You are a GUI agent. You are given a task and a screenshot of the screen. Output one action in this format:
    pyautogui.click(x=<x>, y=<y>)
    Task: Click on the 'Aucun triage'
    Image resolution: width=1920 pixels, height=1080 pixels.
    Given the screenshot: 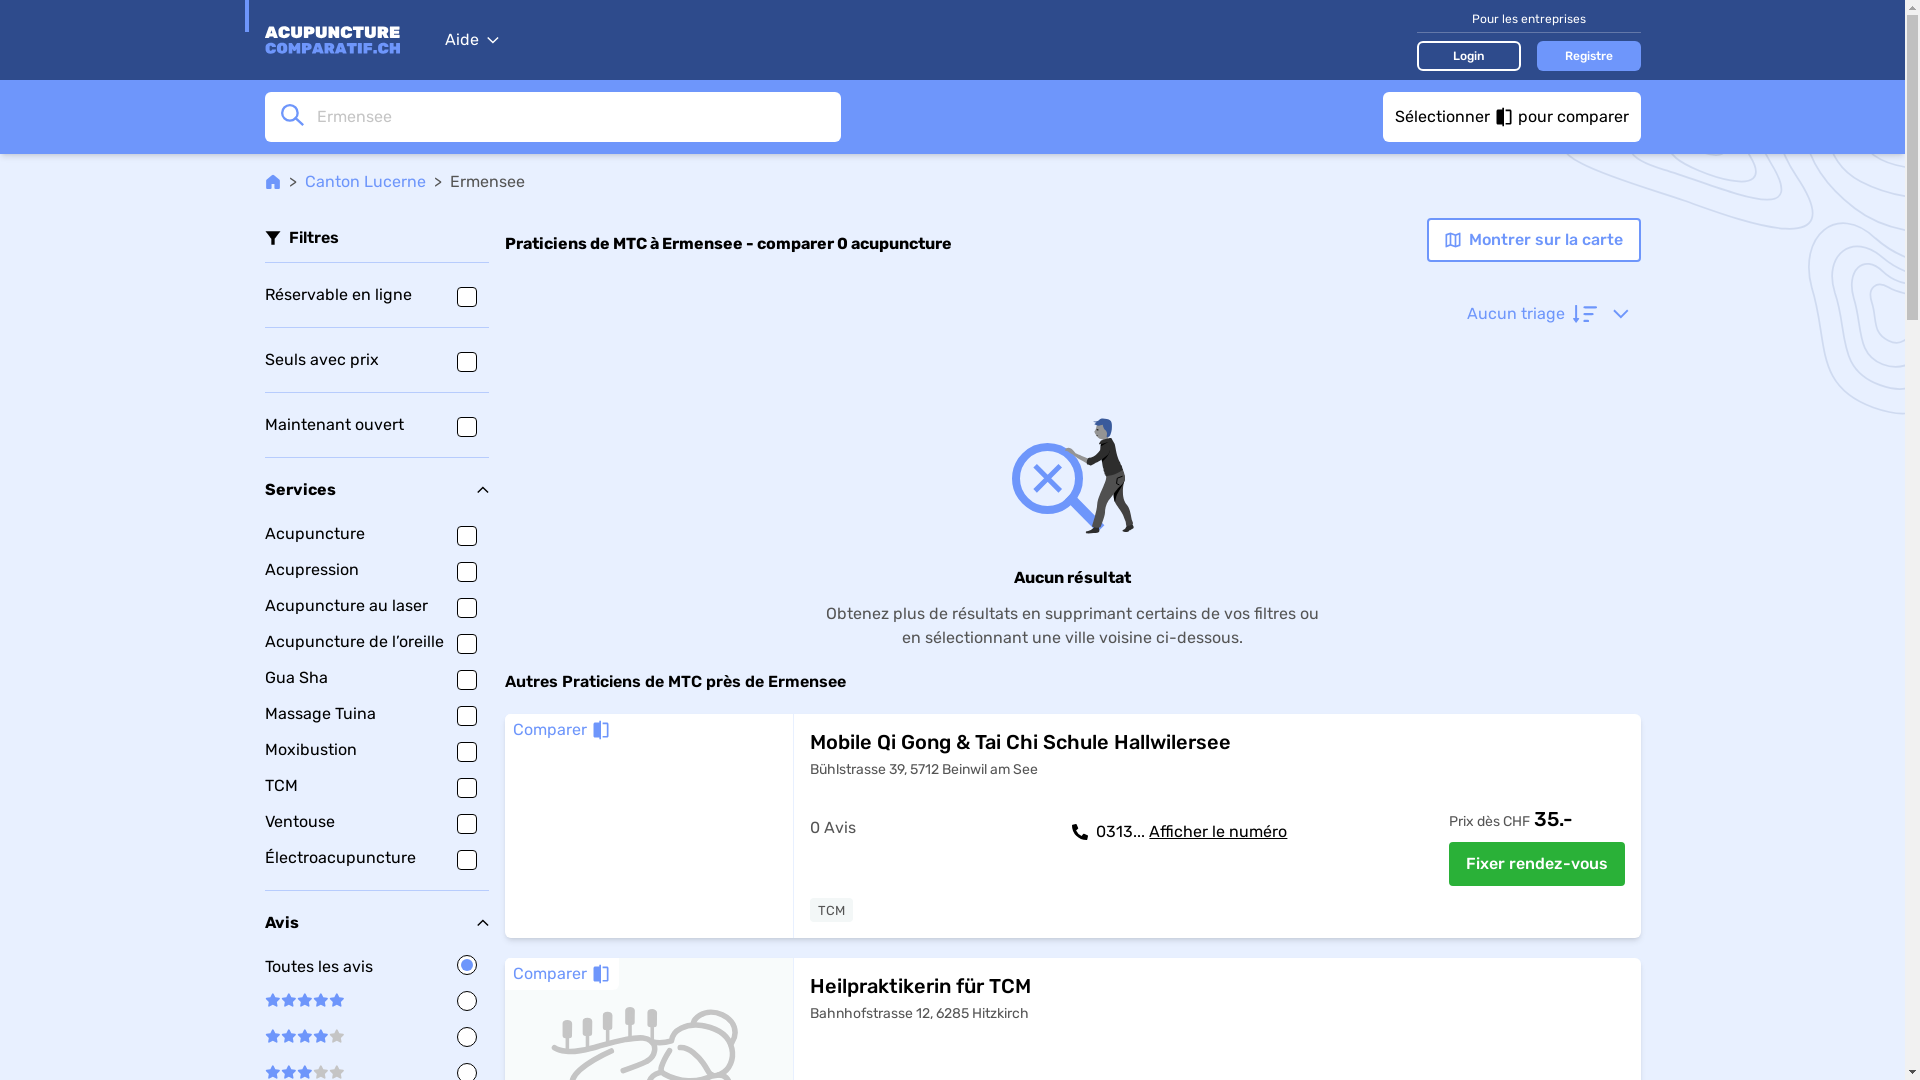 What is the action you would take?
    pyautogui.click(x=1545, y=313)
    